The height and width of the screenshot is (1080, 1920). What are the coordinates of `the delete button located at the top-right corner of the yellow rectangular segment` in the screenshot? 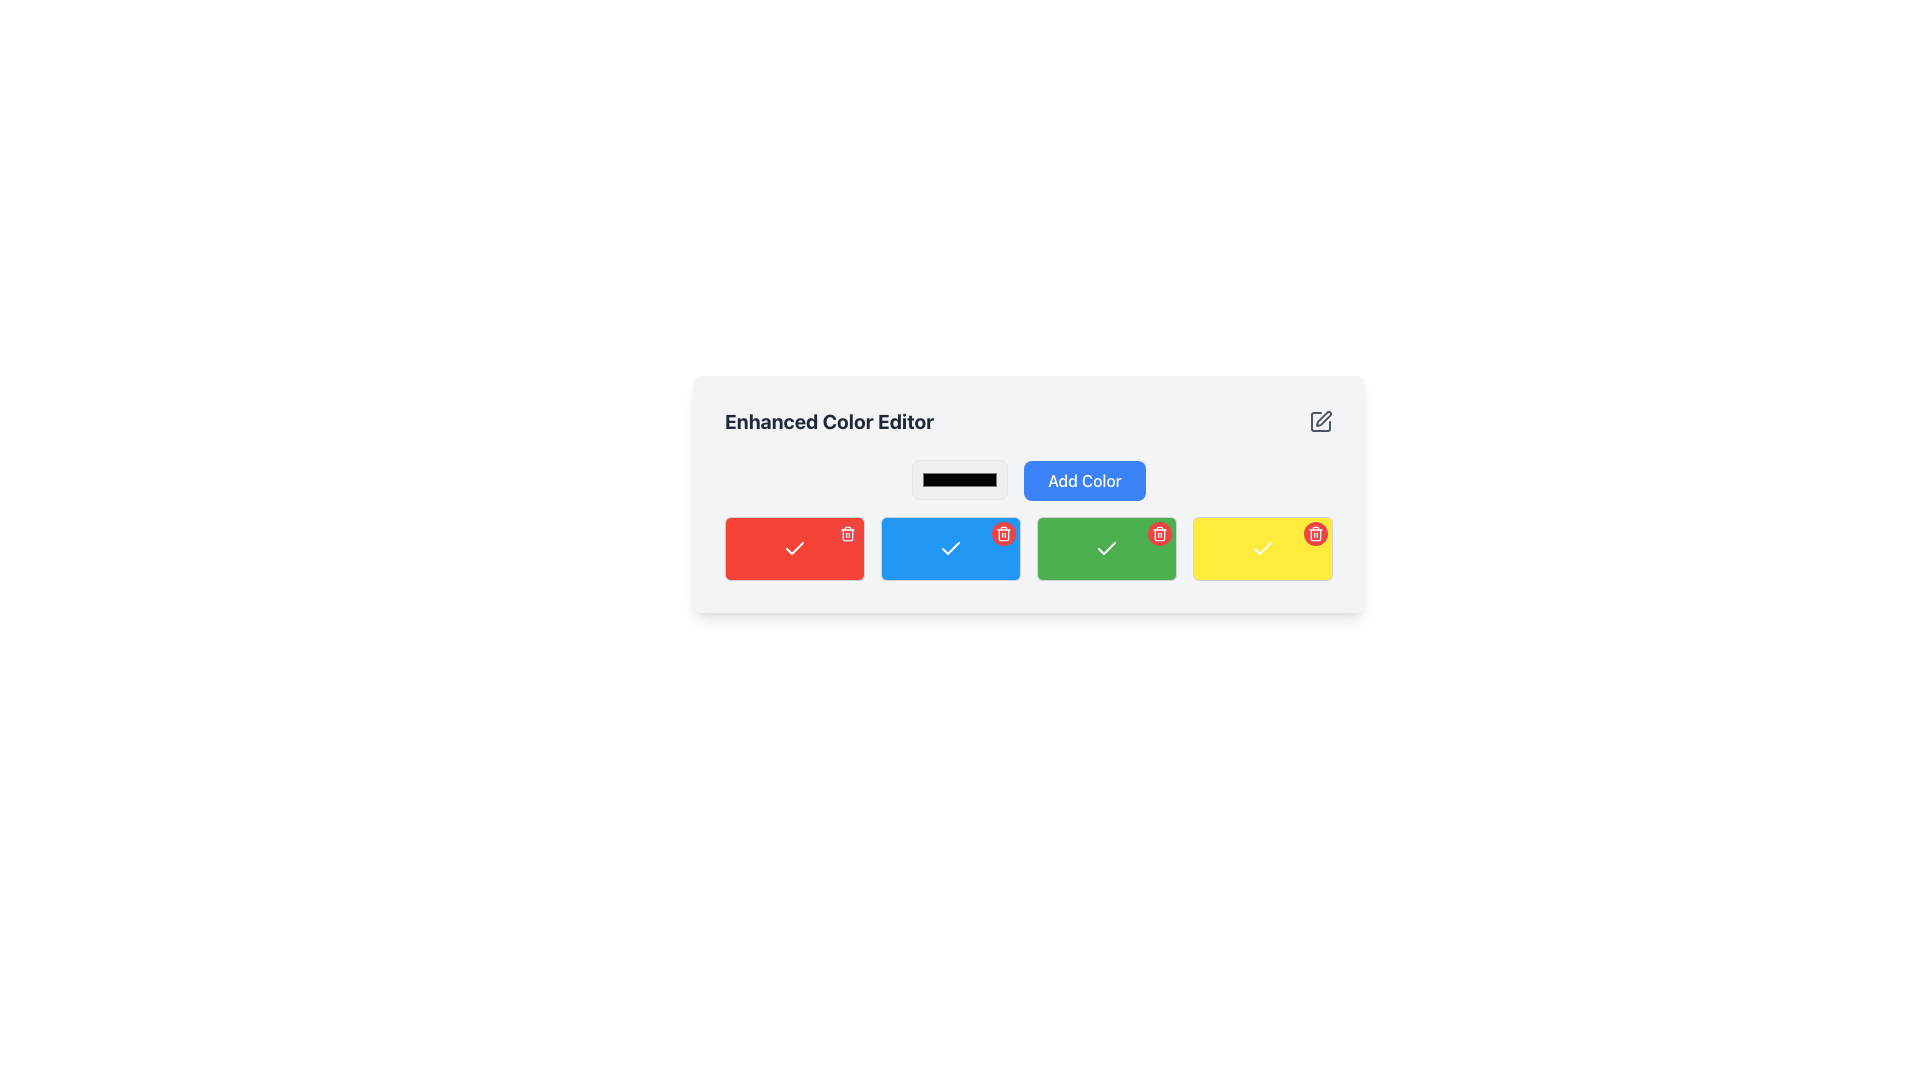 It's located at (1315, 532).